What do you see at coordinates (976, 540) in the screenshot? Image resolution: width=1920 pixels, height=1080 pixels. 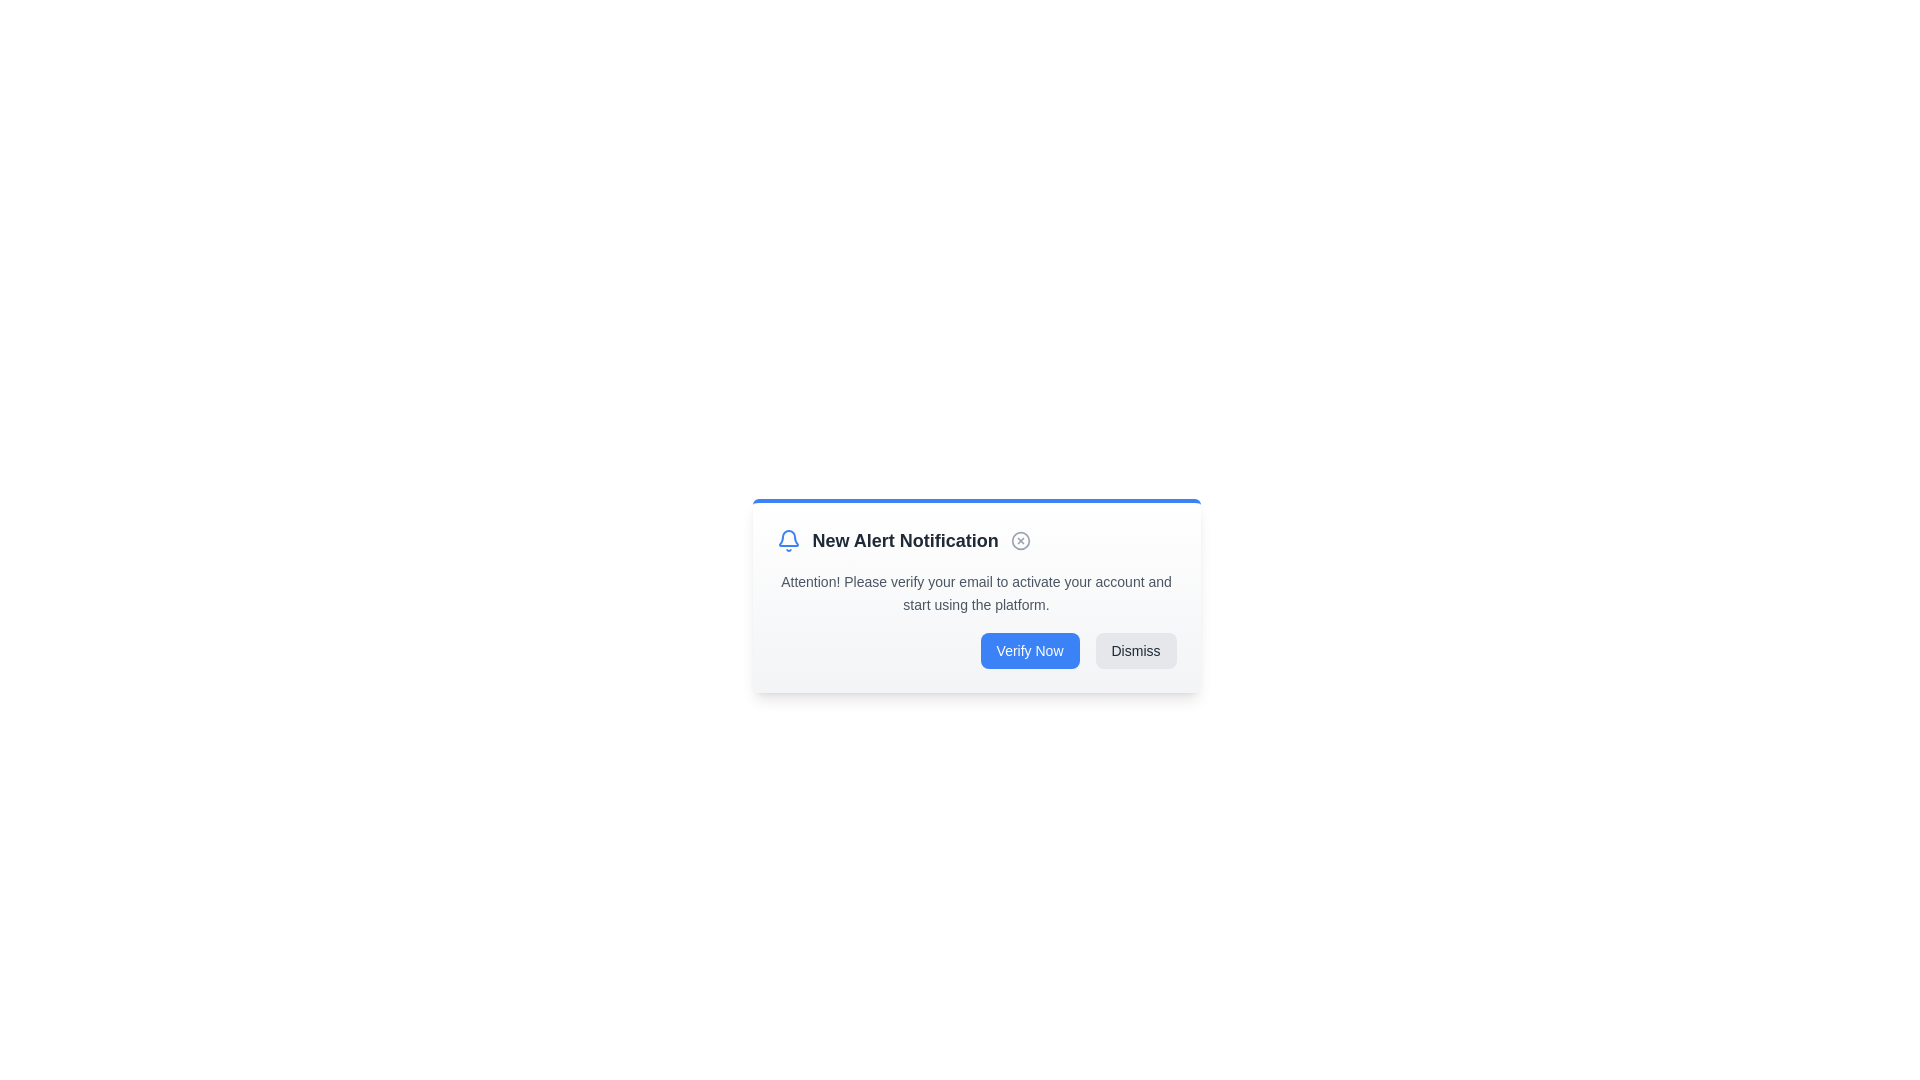 I see `the Header element that serves as the title for the notification interface, which is located at the top of the card-like interface` at bounding box center [976, 540].